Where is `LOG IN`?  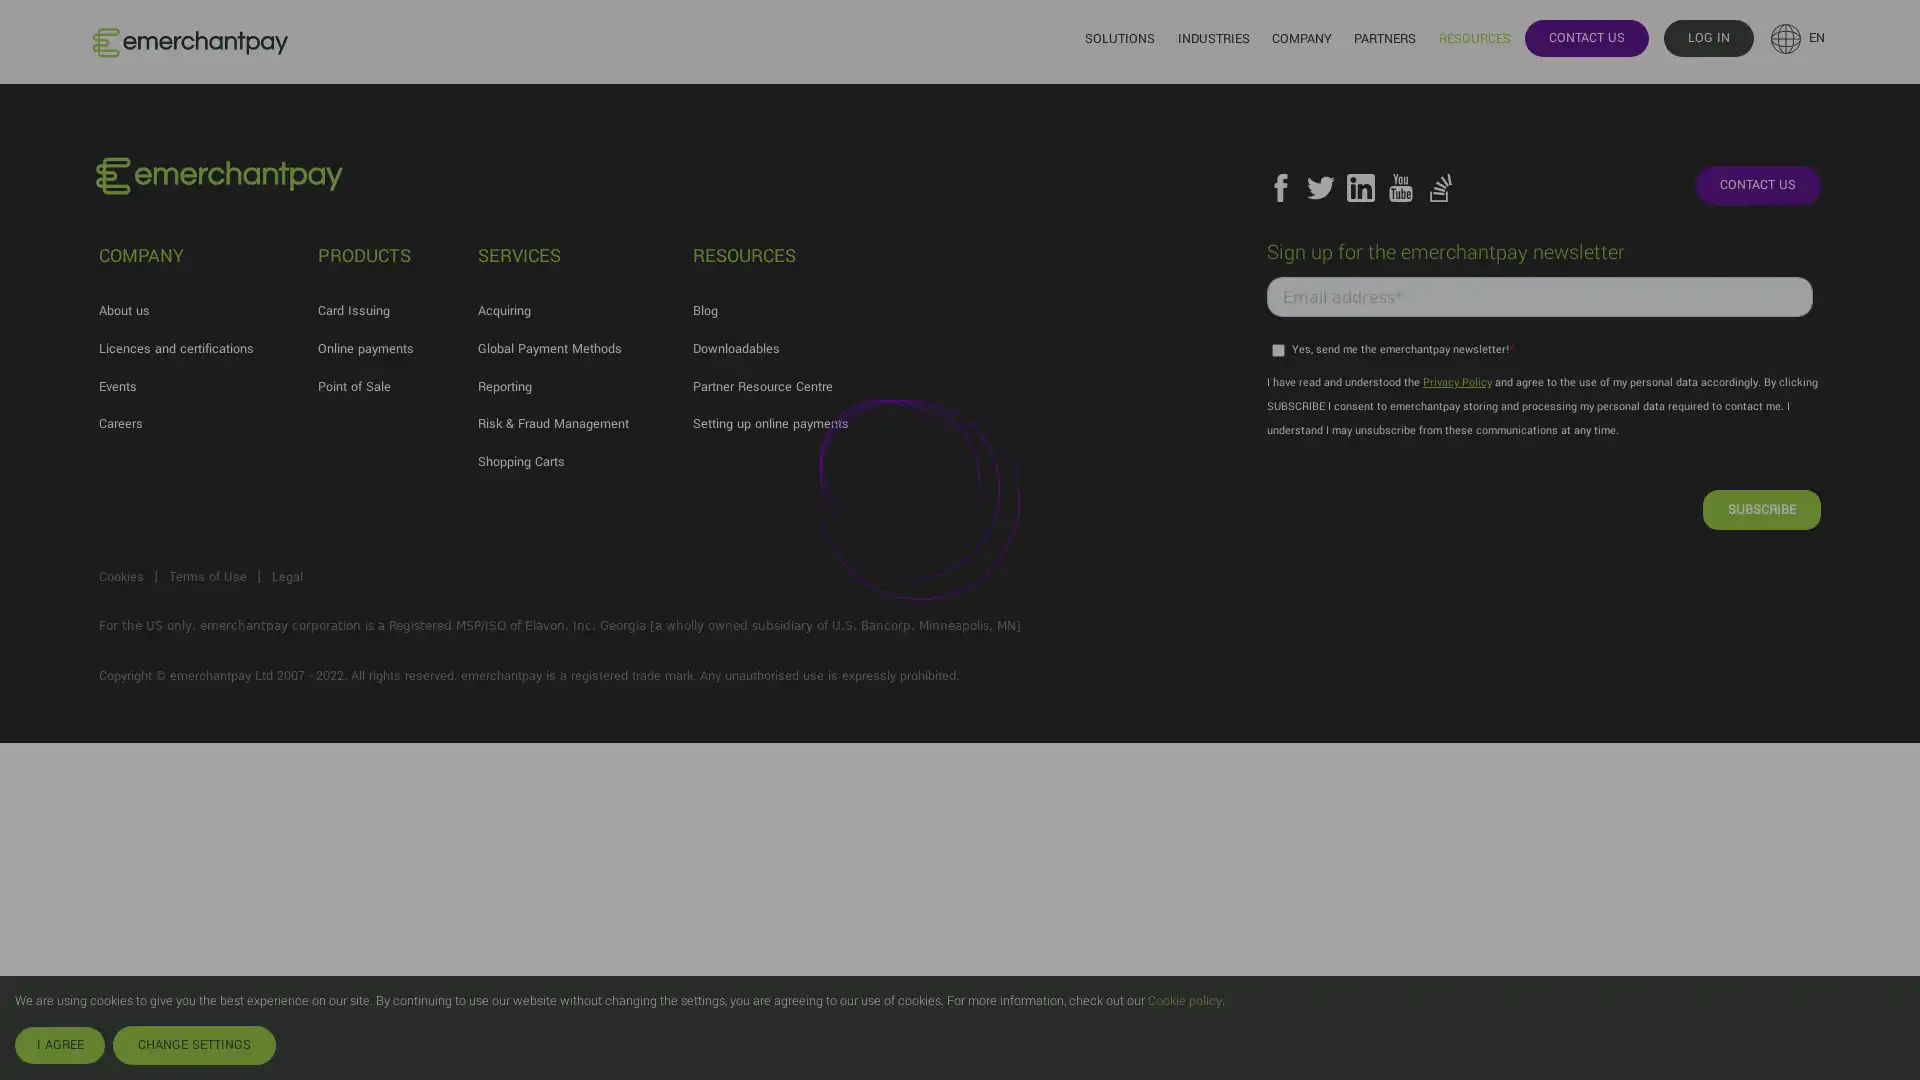
LOG IN is located at coordinates (1707, 37).